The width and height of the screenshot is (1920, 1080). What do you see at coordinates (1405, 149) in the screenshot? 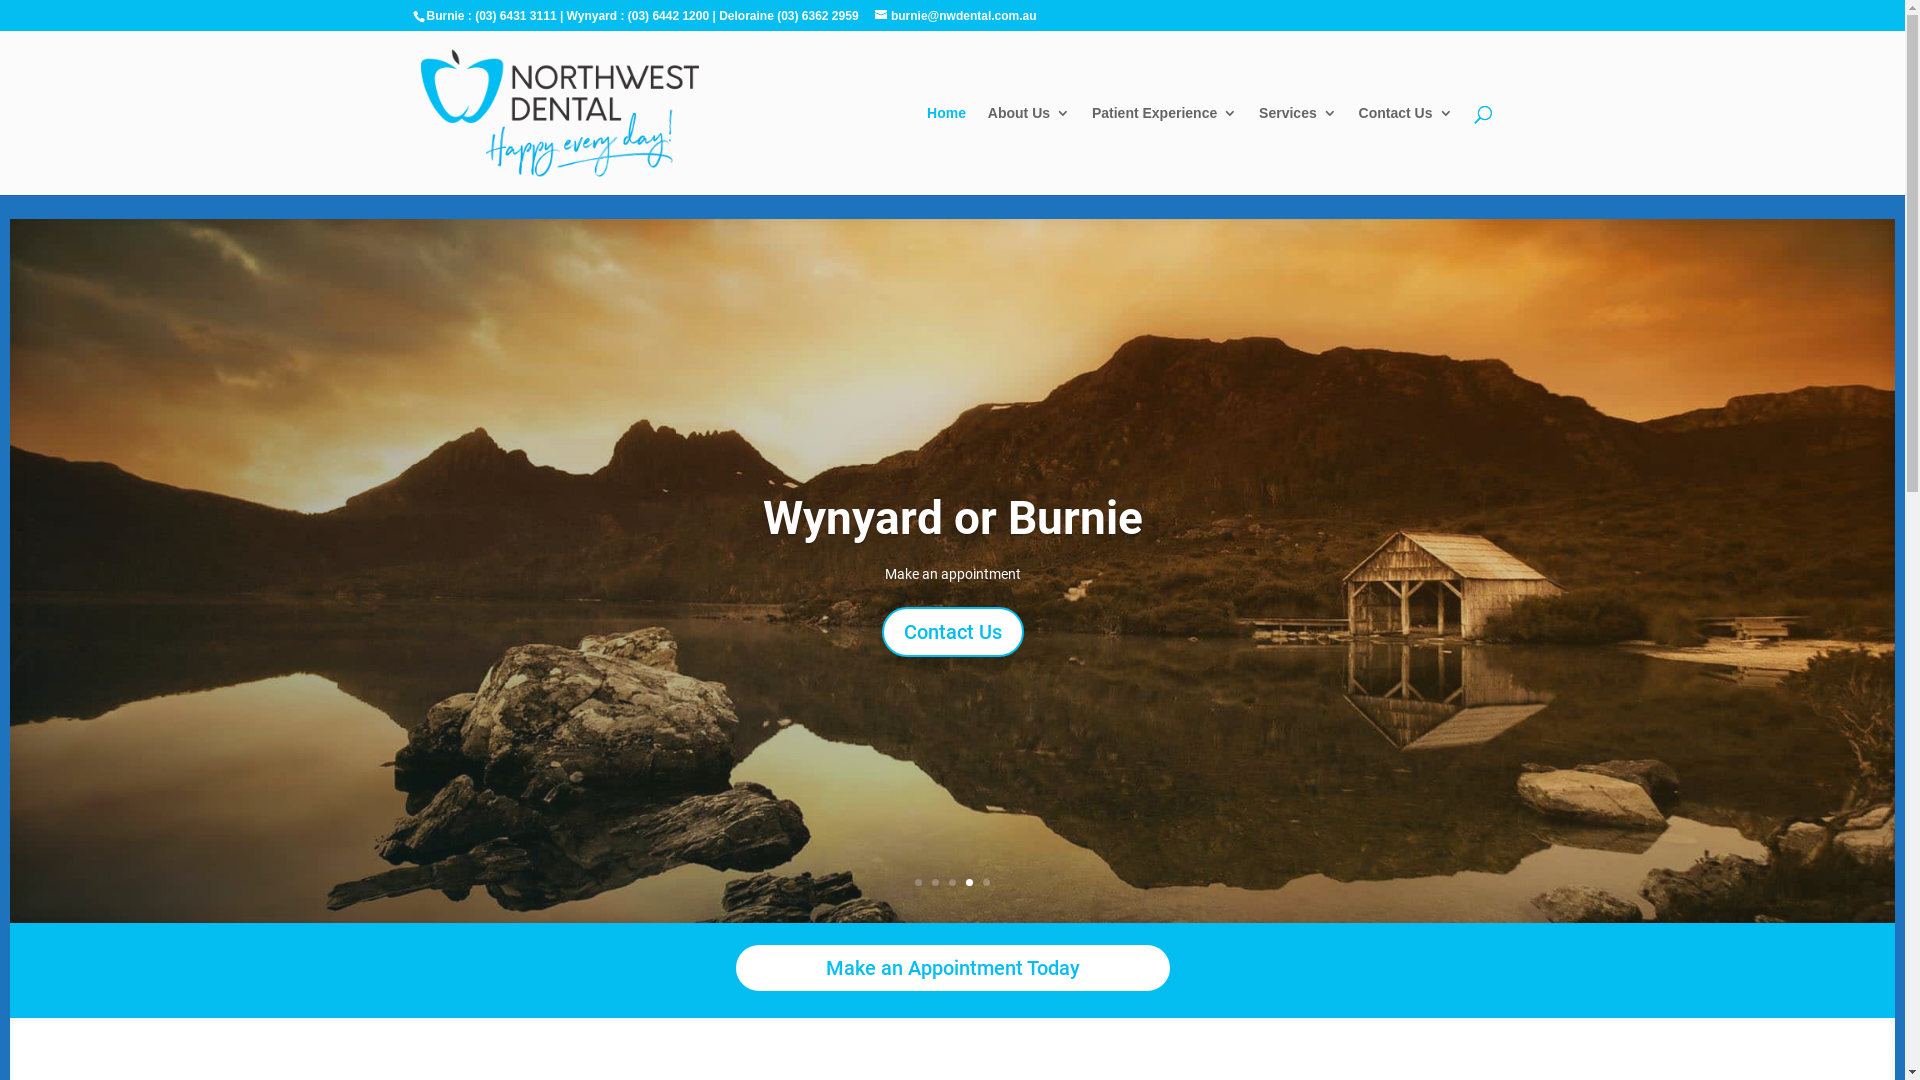
I see `'Contact Us'` at bounding box center [1405, 149].